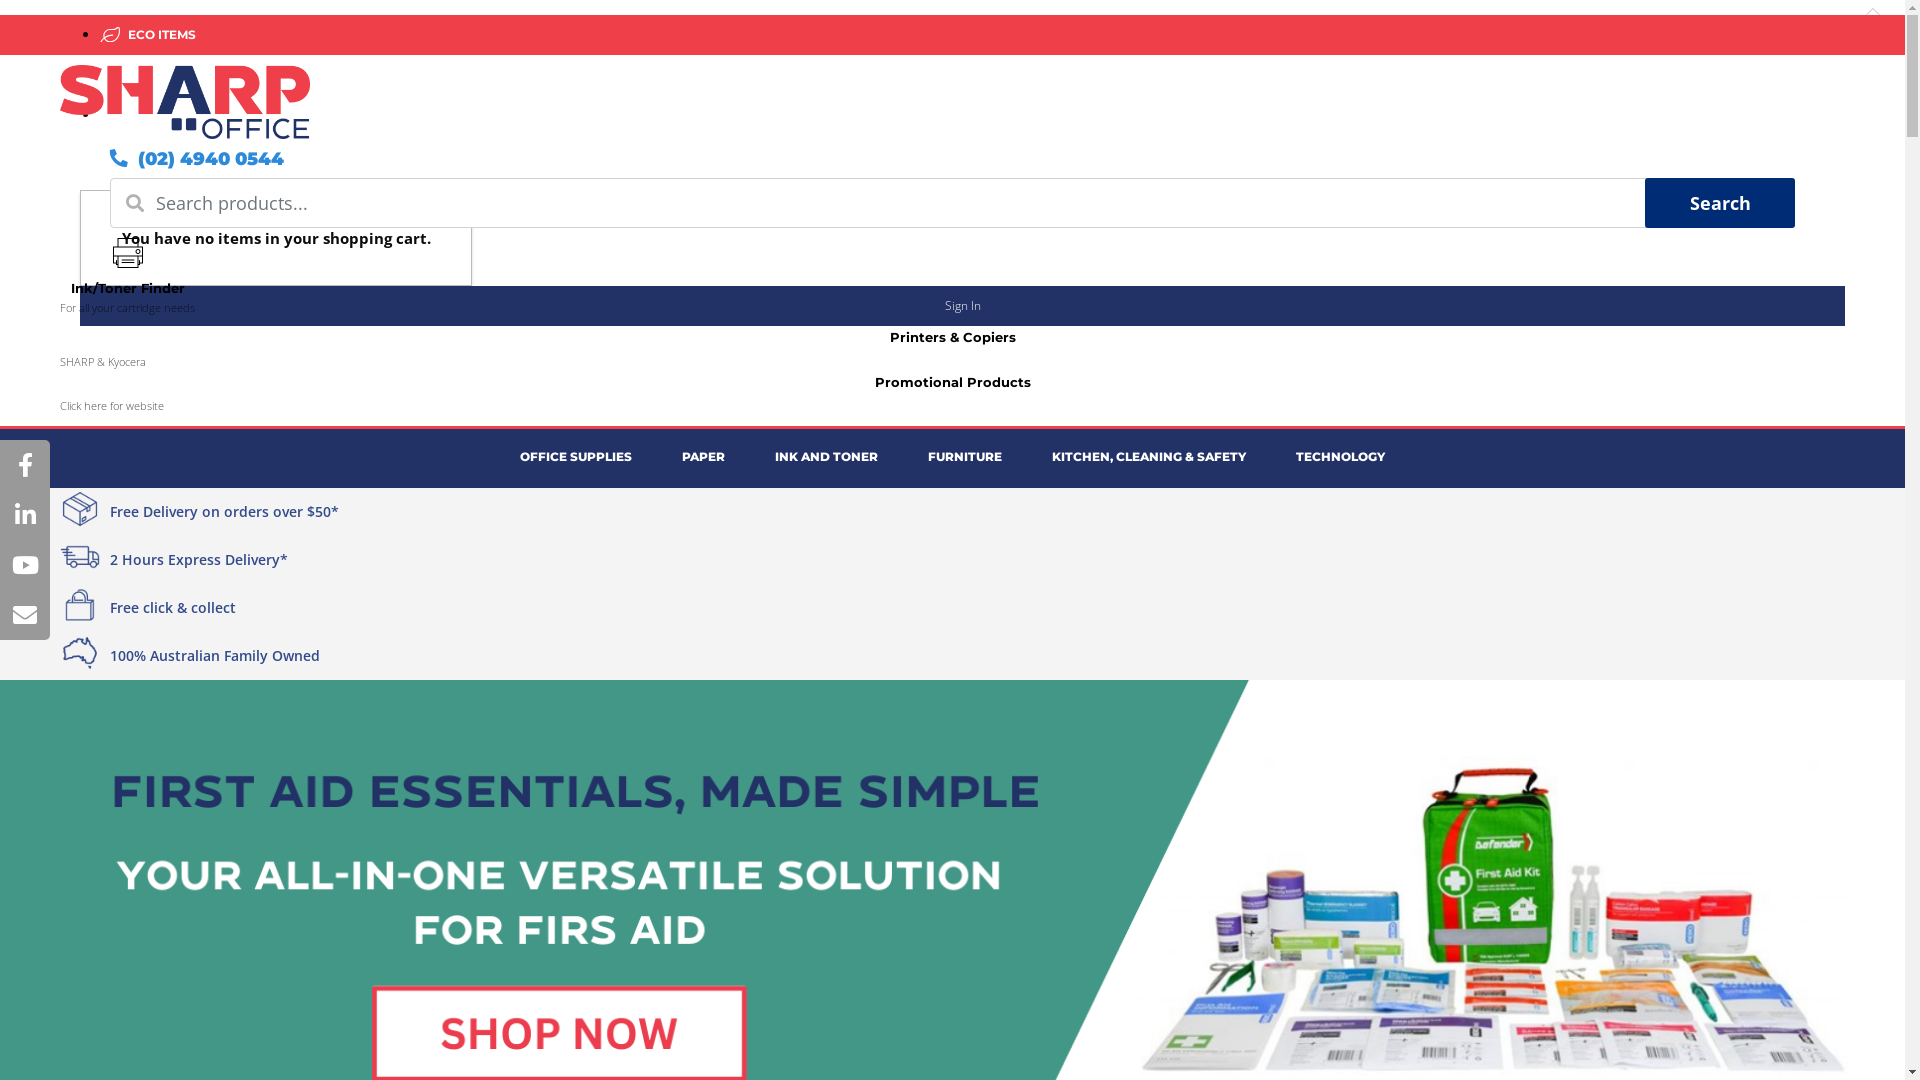 This screenshot has width=1920, height=1080. Describe the element at coordinates (1027, 456) in the screenshot. I see `'KITCHEN, CLEANING & SAFETY'` at that location.